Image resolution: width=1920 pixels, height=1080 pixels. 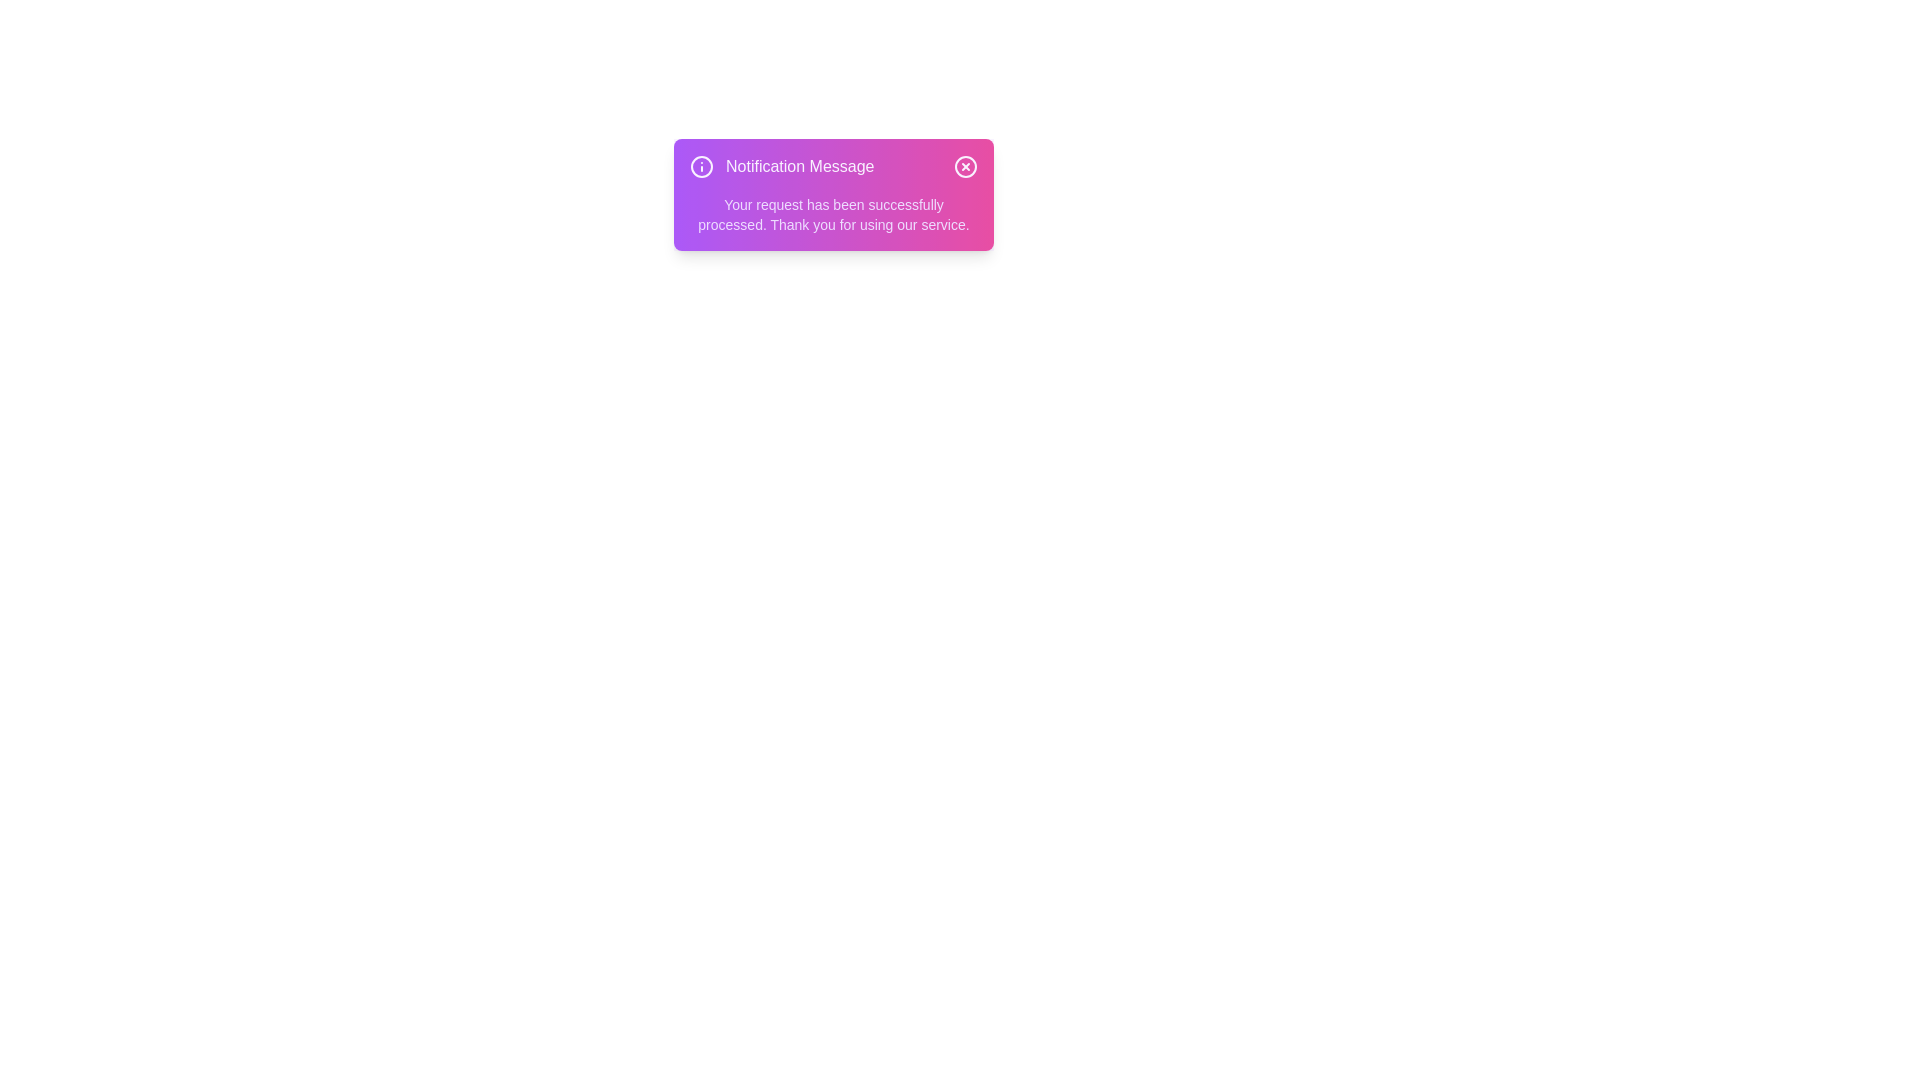 I want to click on the circular information icon filled with a gradient color scheme, located to the left of the 'Notification Message' title, to get more information, so click(x=701, y=165).